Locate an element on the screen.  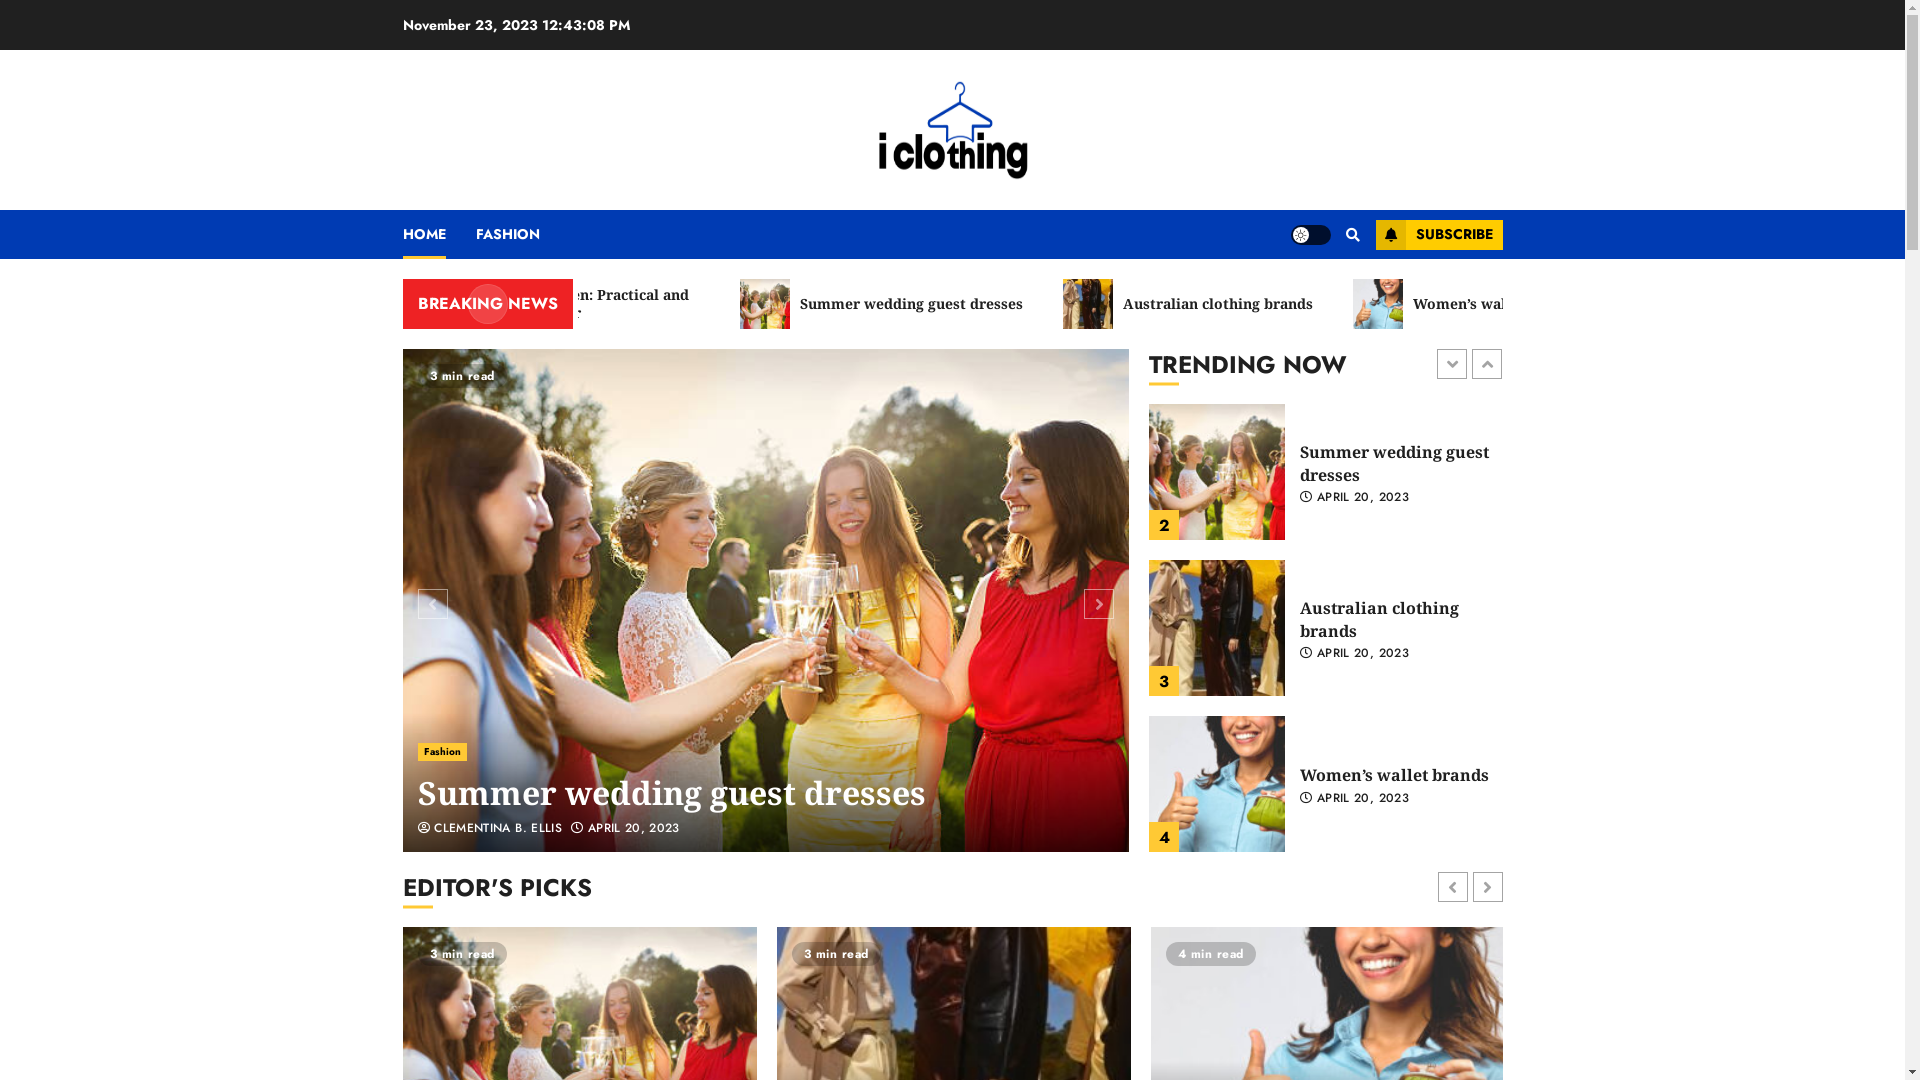
'Australian clothing brands' is located at coordinates (1216, 782).